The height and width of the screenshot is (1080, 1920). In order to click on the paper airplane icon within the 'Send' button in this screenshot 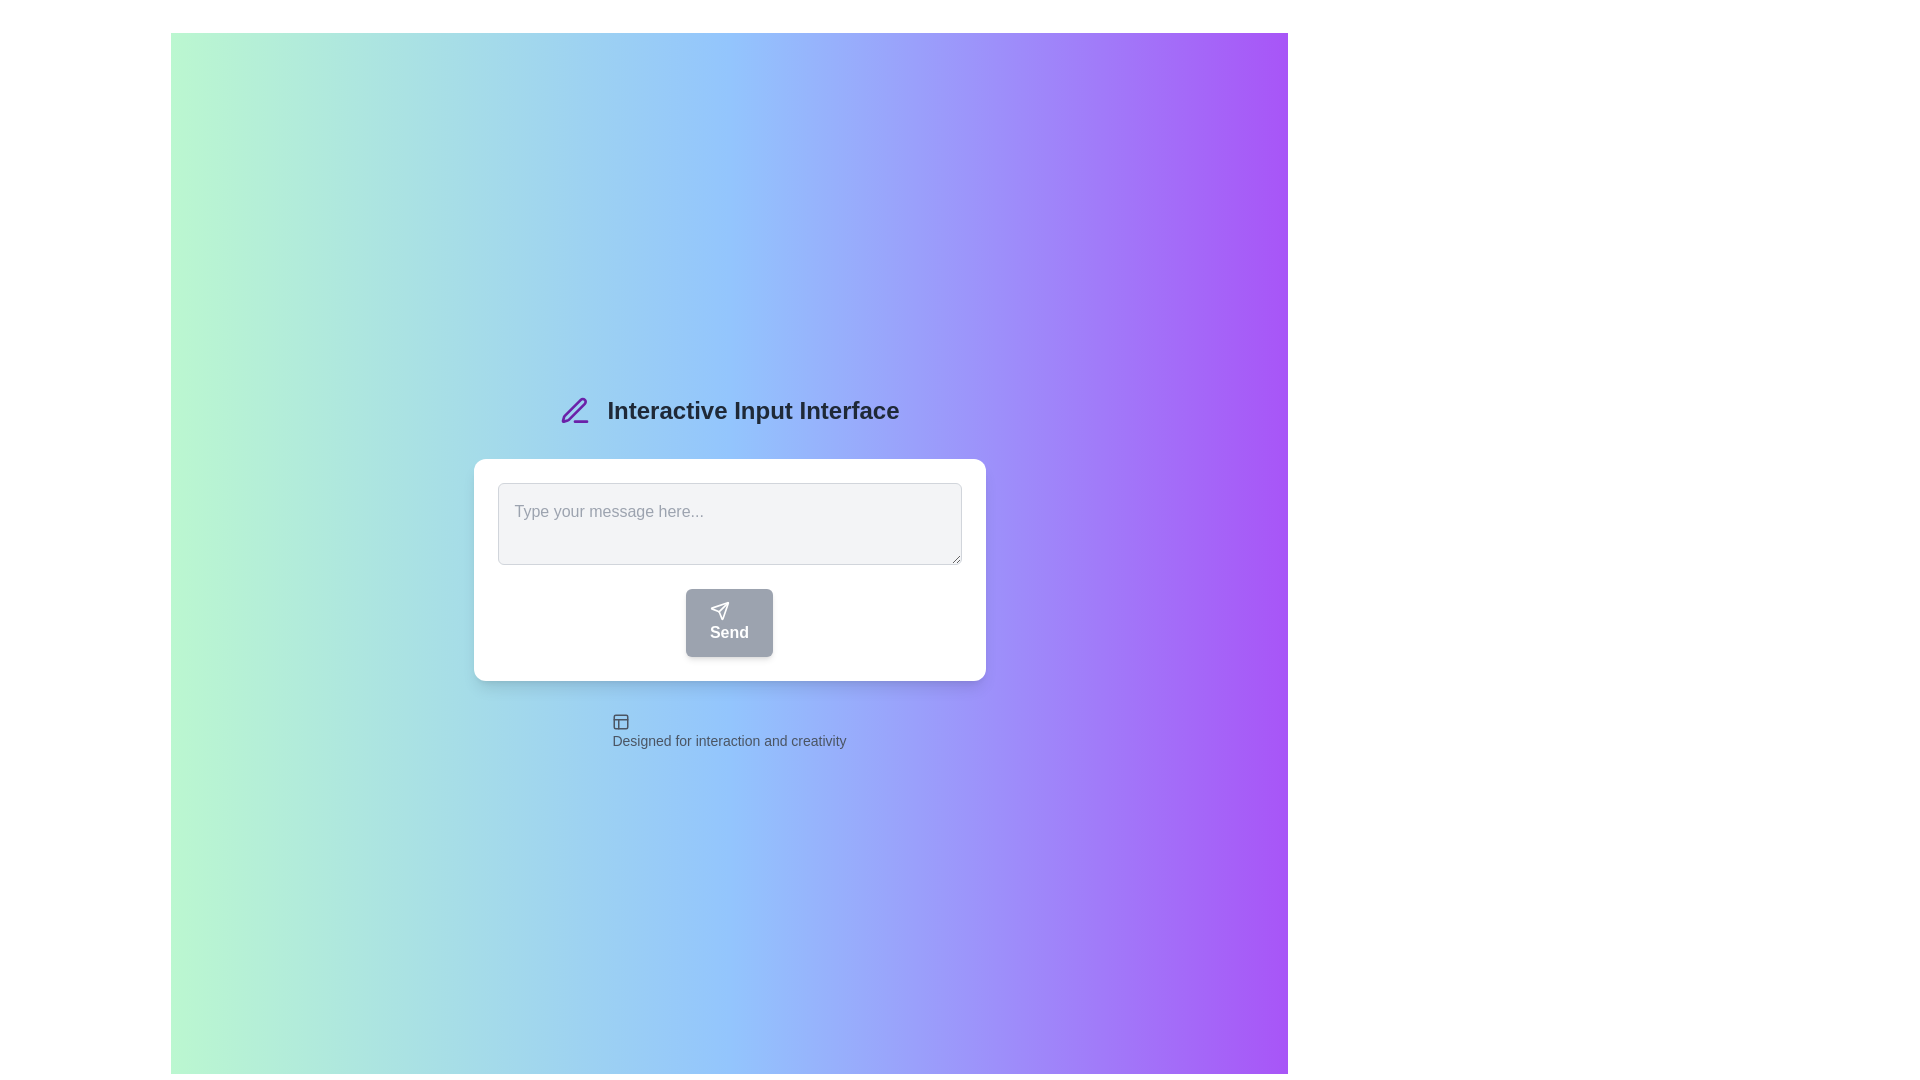, I will do `click(720, 609)`.